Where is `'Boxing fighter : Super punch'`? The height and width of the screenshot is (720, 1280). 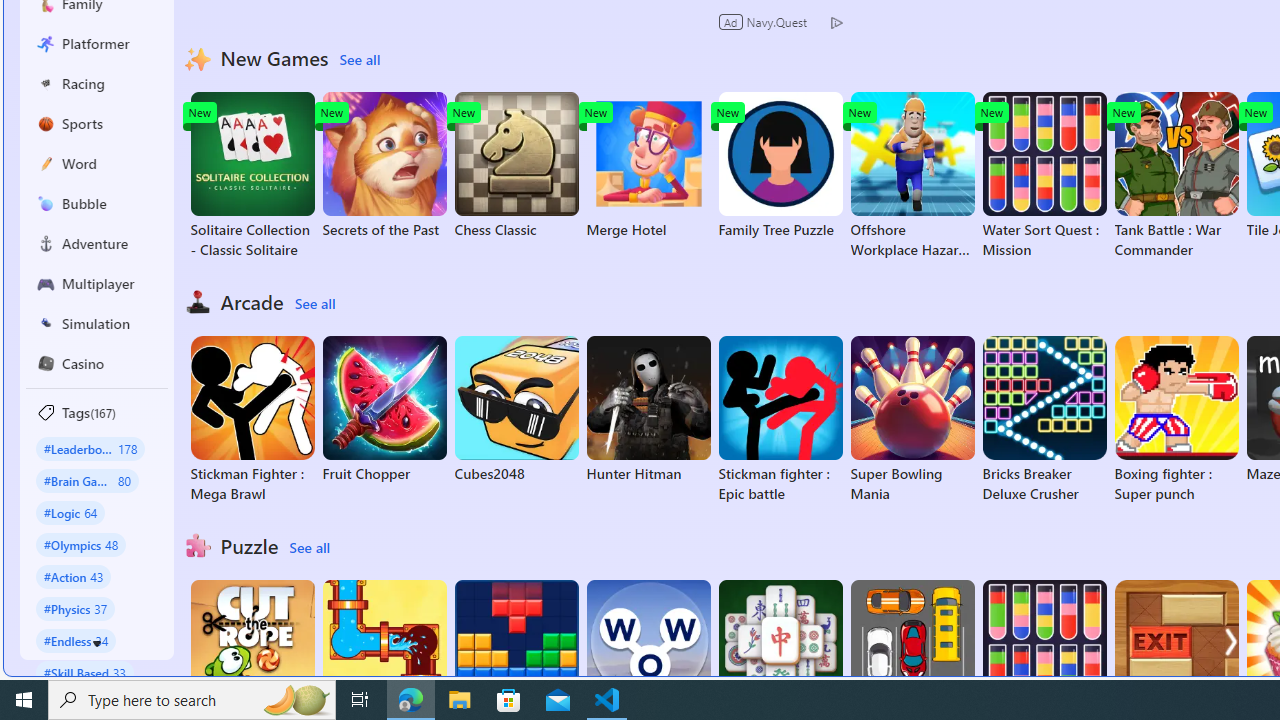 'Boxing fighter : Super punch' is located at coordinates (1176, 419).